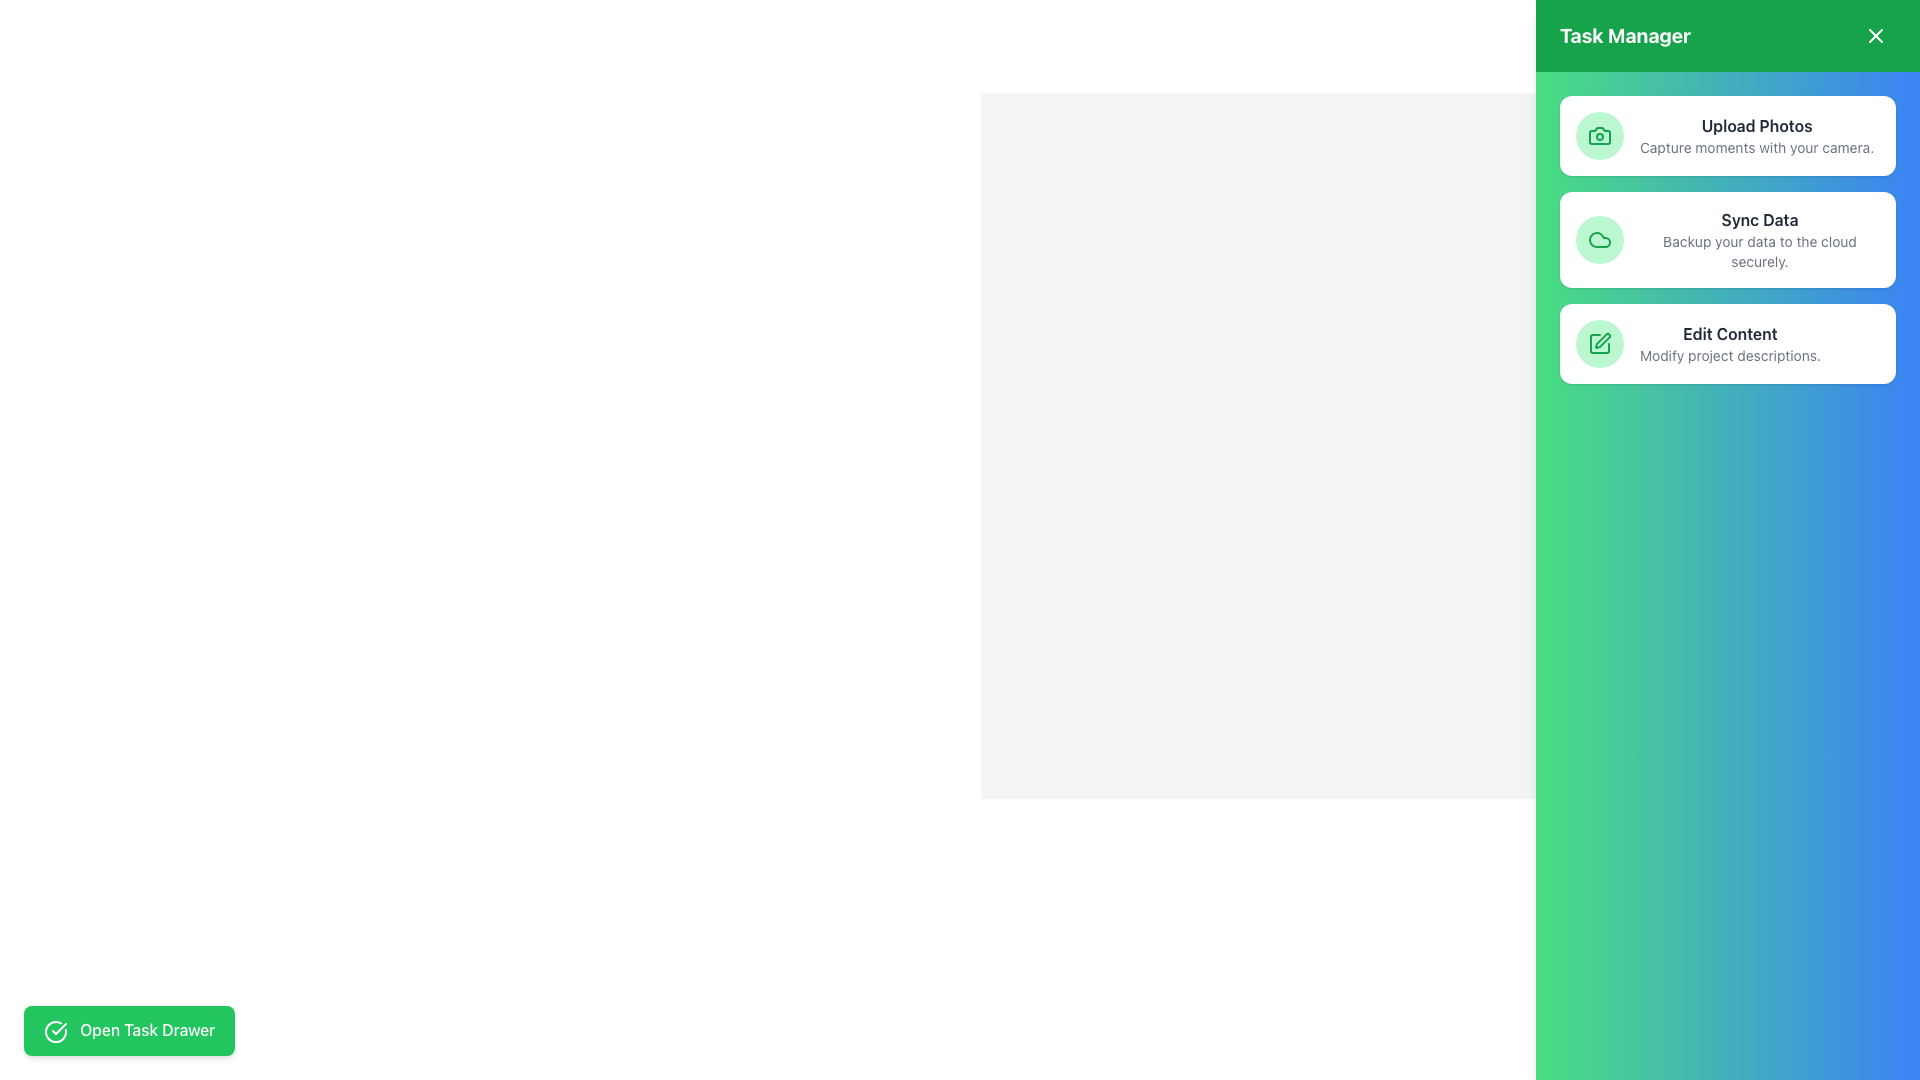 The height and width of the screenshot is (1080, 1920). I want to click on the graphical icon that supports the 'Edit Content' button, which symbolizes editing functionalities, located under the 'Edit Content' button in the right panel, so click(1603, 339).